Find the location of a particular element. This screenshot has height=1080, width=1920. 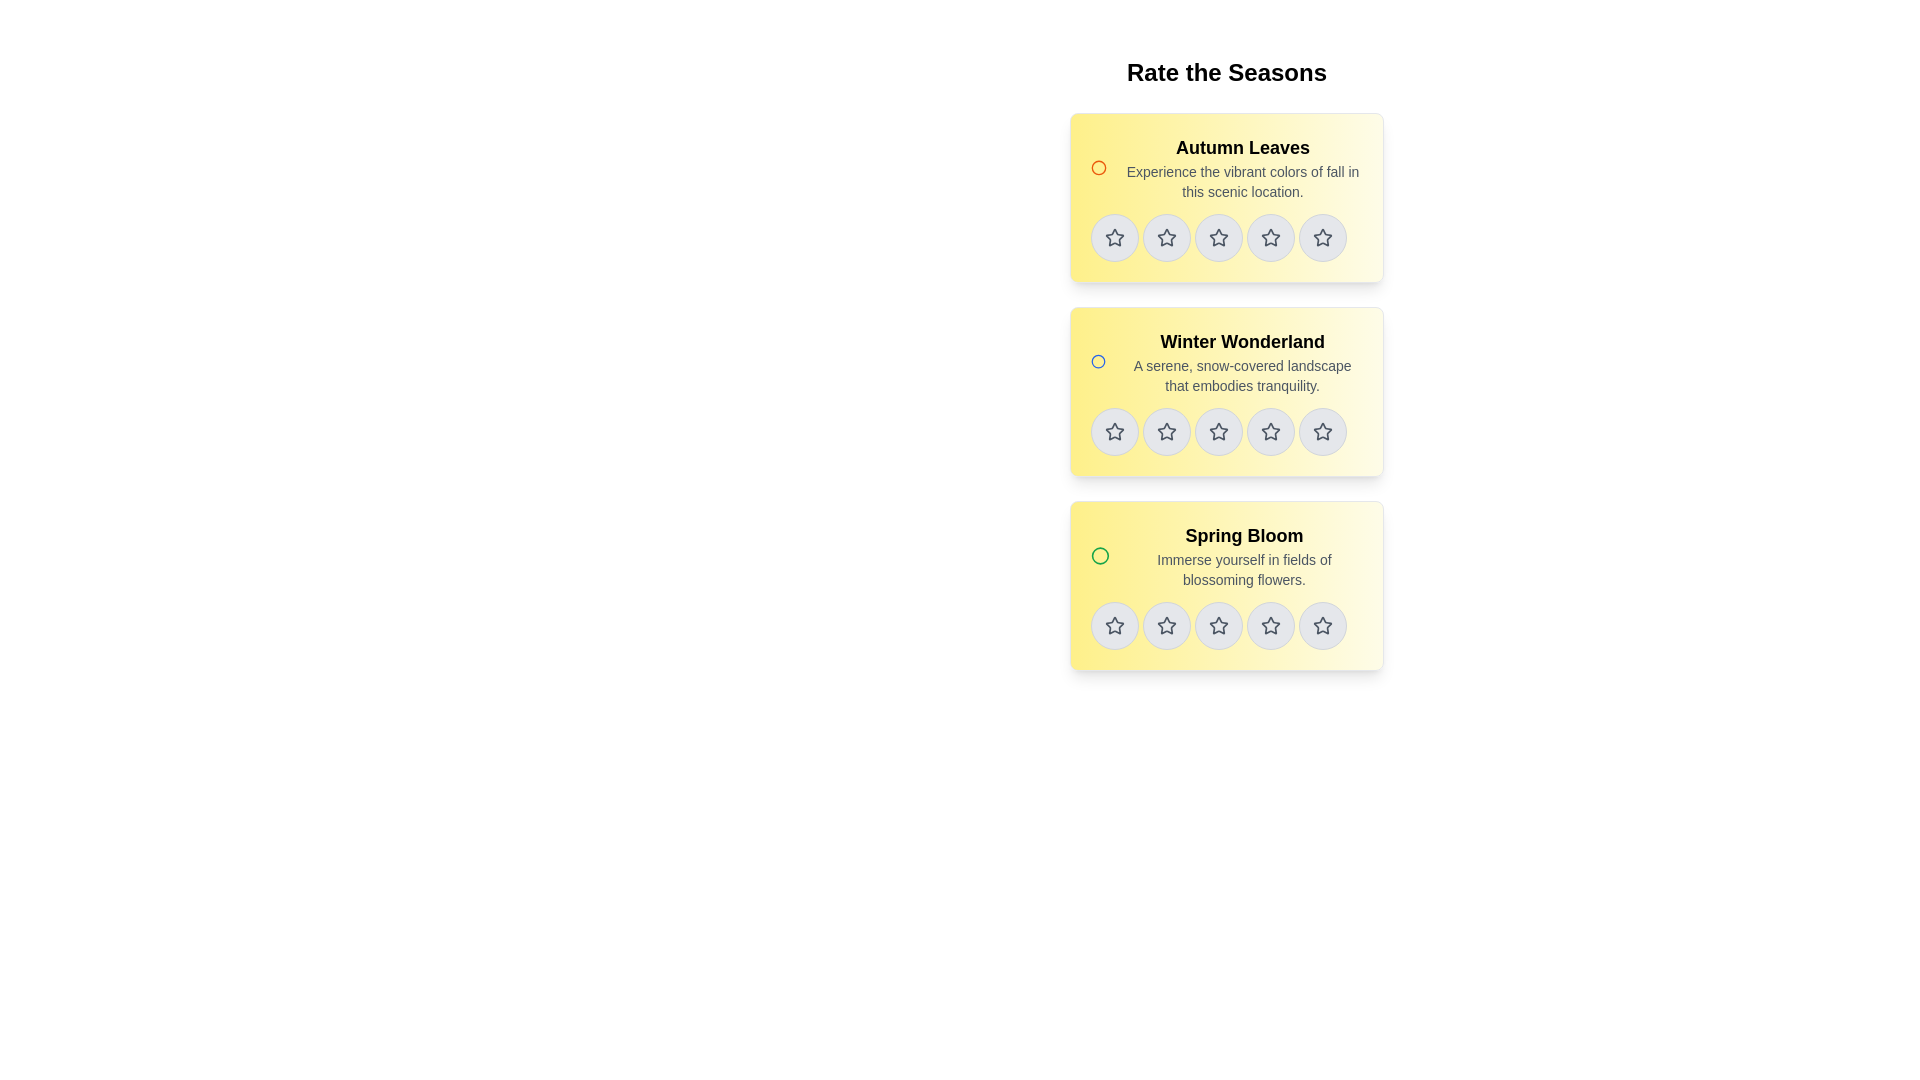

the star button in the Rating component located in the lower section of the 'Autumn Leaves' card to set the rating is located at coordinates (1226, 237).